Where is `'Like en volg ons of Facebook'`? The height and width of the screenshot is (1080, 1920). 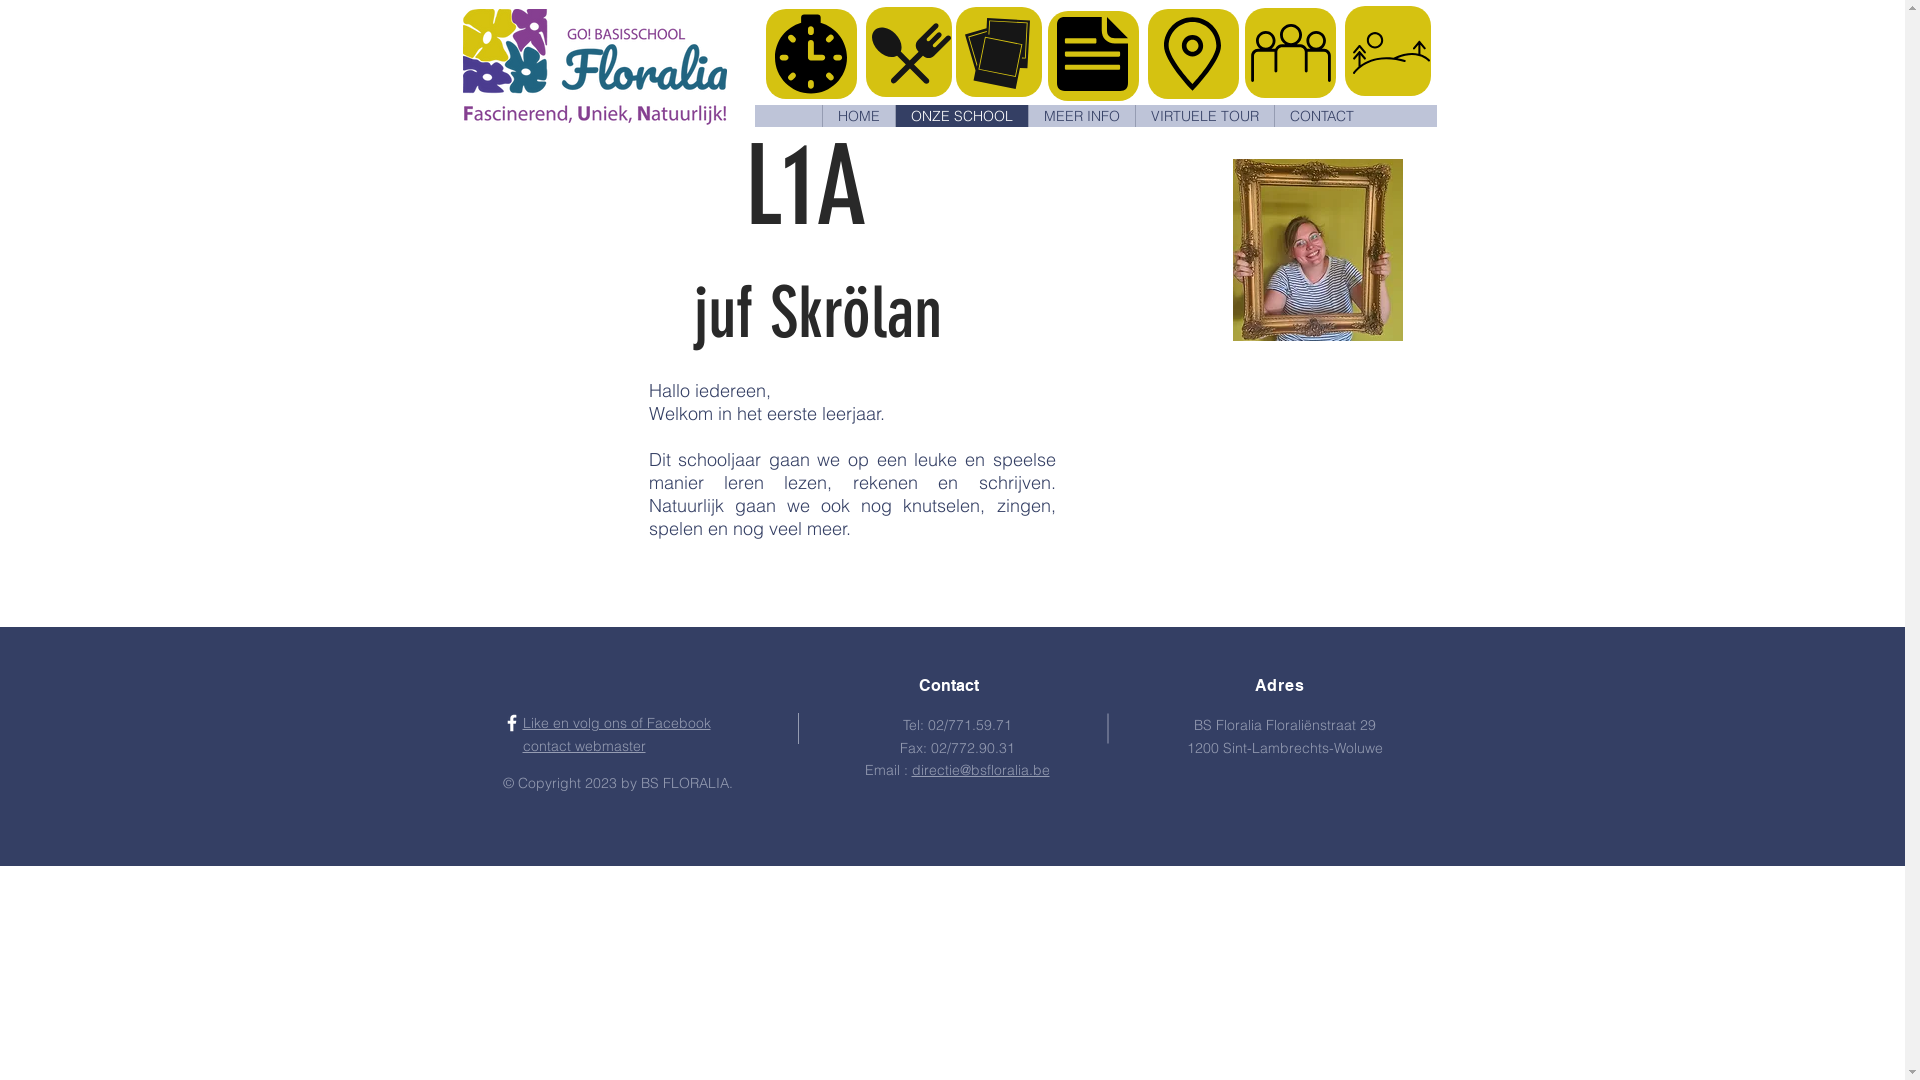 'Like en volg ons of Facebook' is located at coordinates (614, 722).